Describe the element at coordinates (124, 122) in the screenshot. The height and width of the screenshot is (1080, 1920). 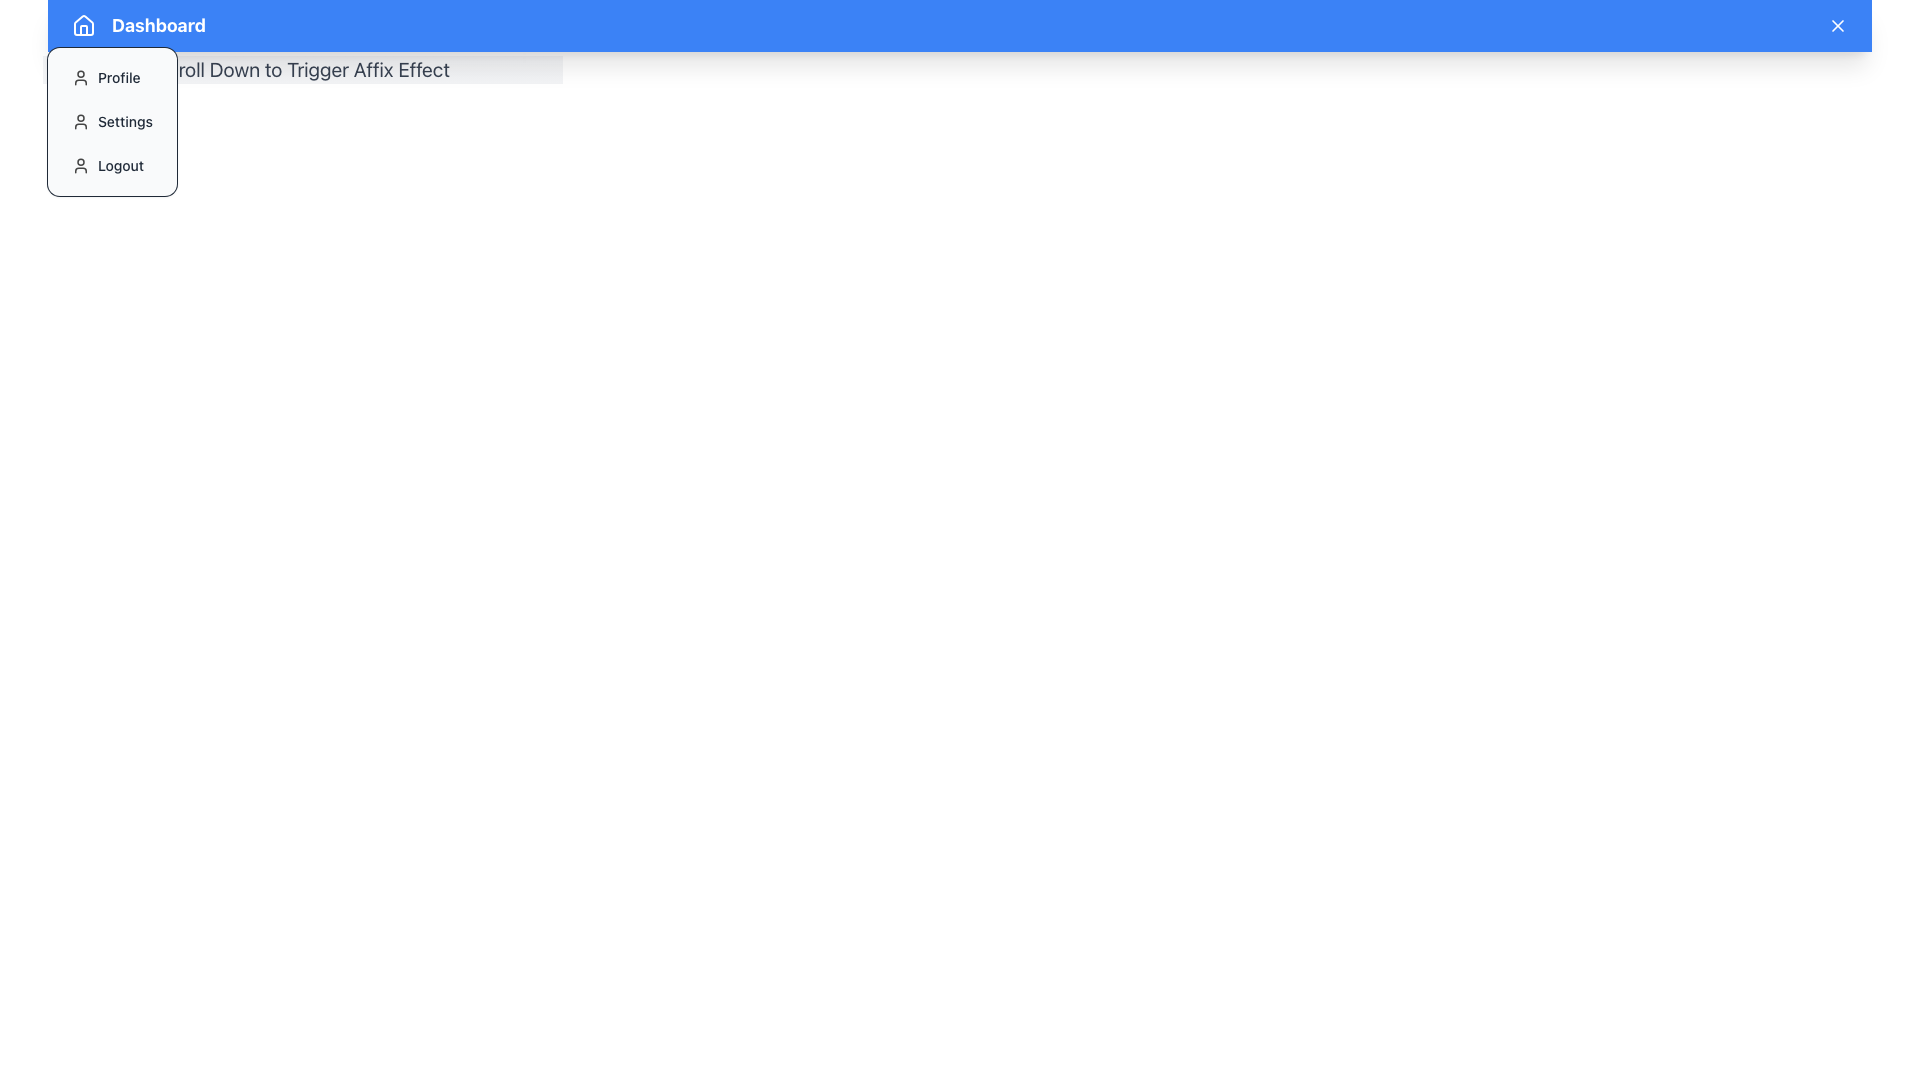
I see `the 'Settings' text label in the dropdown menu` at that location.